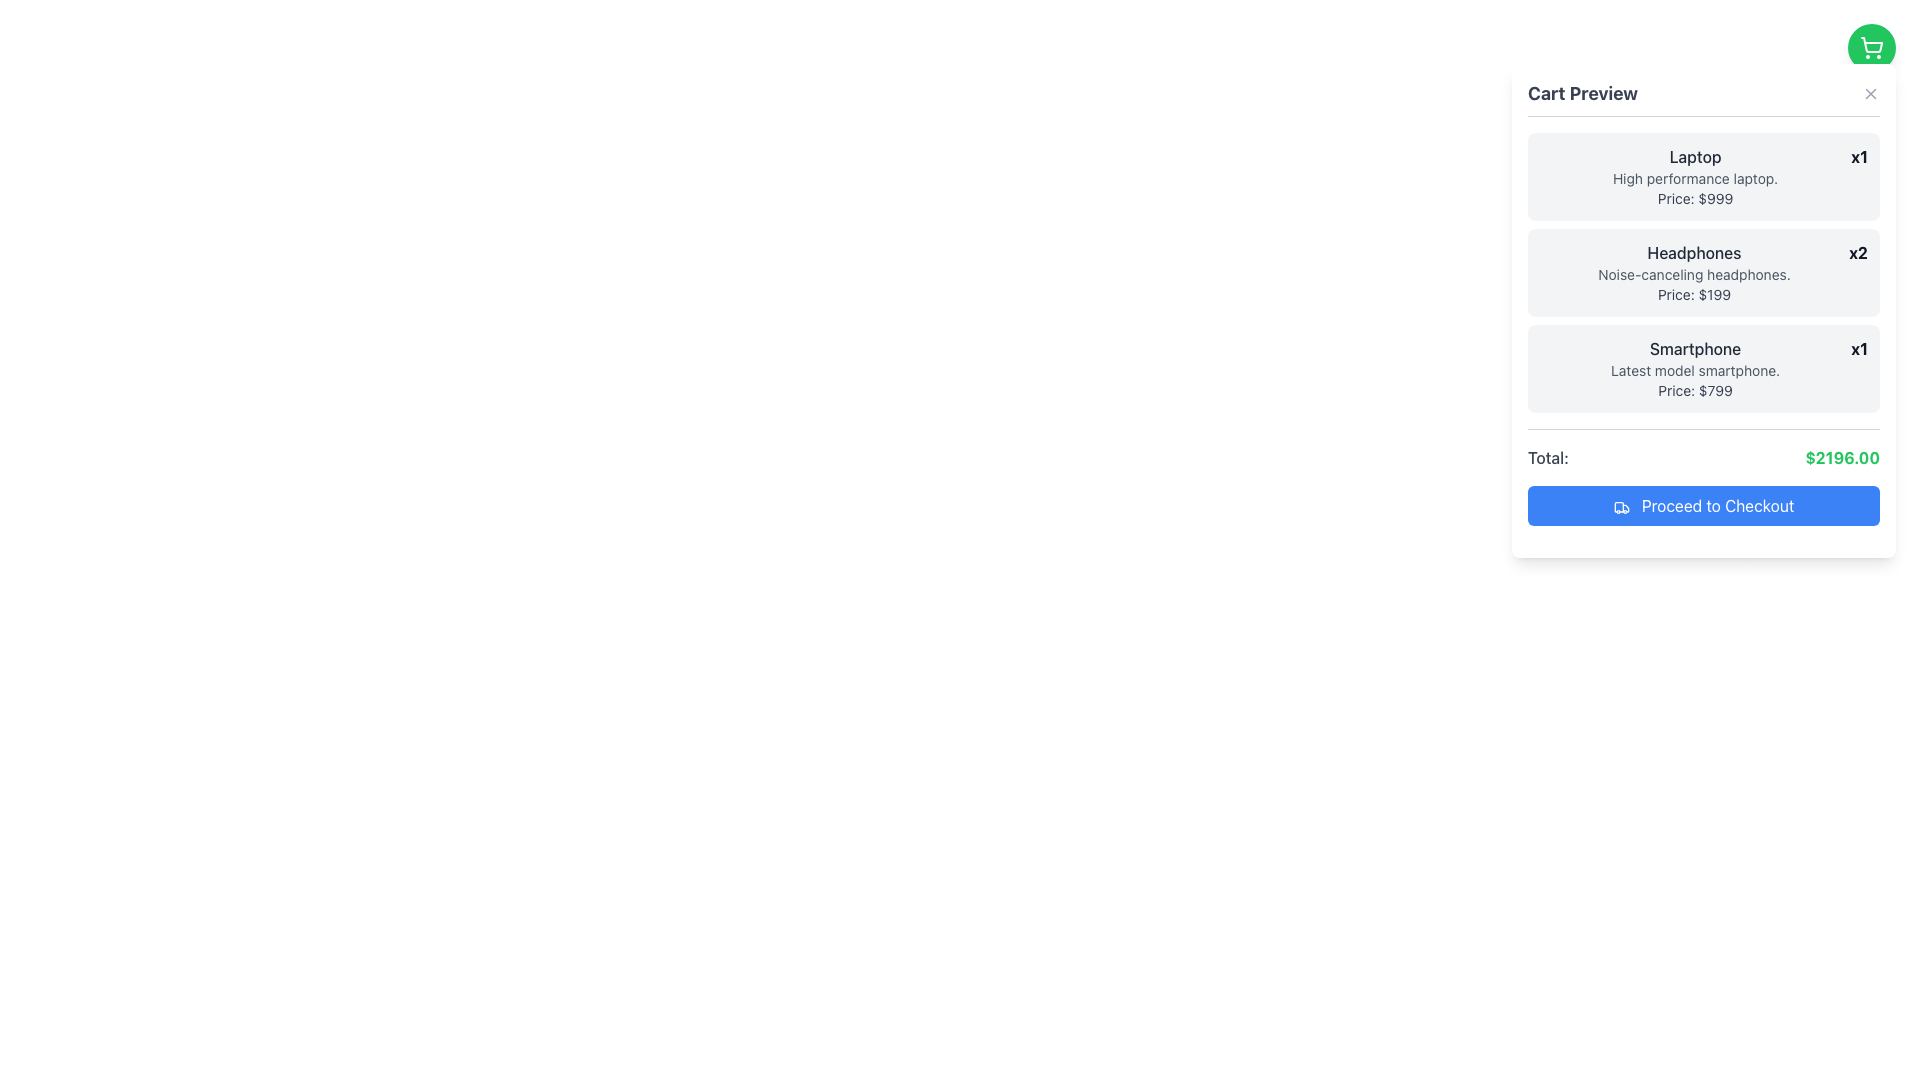  Describe the element at coordinates (1870, 93) in the screenshot. I see `the small 'X' icon in the top-right corner of the cart preview panel` at that location.